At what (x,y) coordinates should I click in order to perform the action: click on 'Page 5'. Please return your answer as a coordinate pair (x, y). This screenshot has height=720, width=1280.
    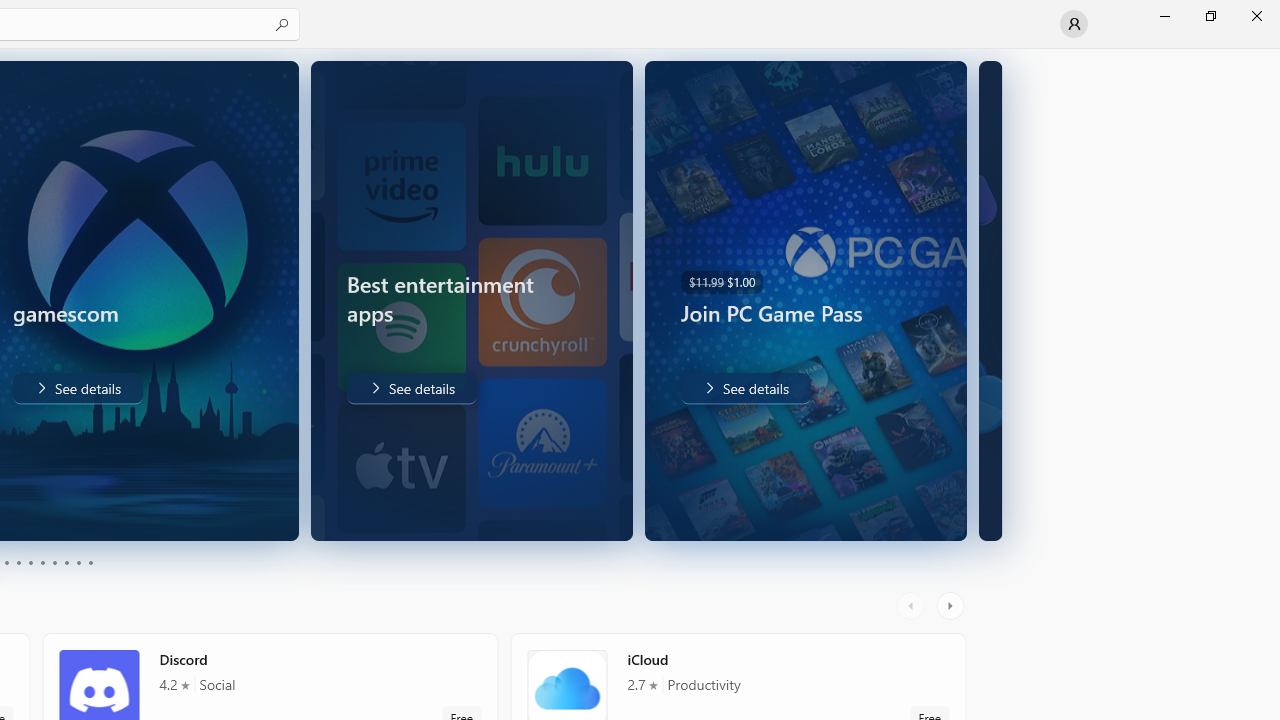
    Looking at the image, I should click on (30, 563).